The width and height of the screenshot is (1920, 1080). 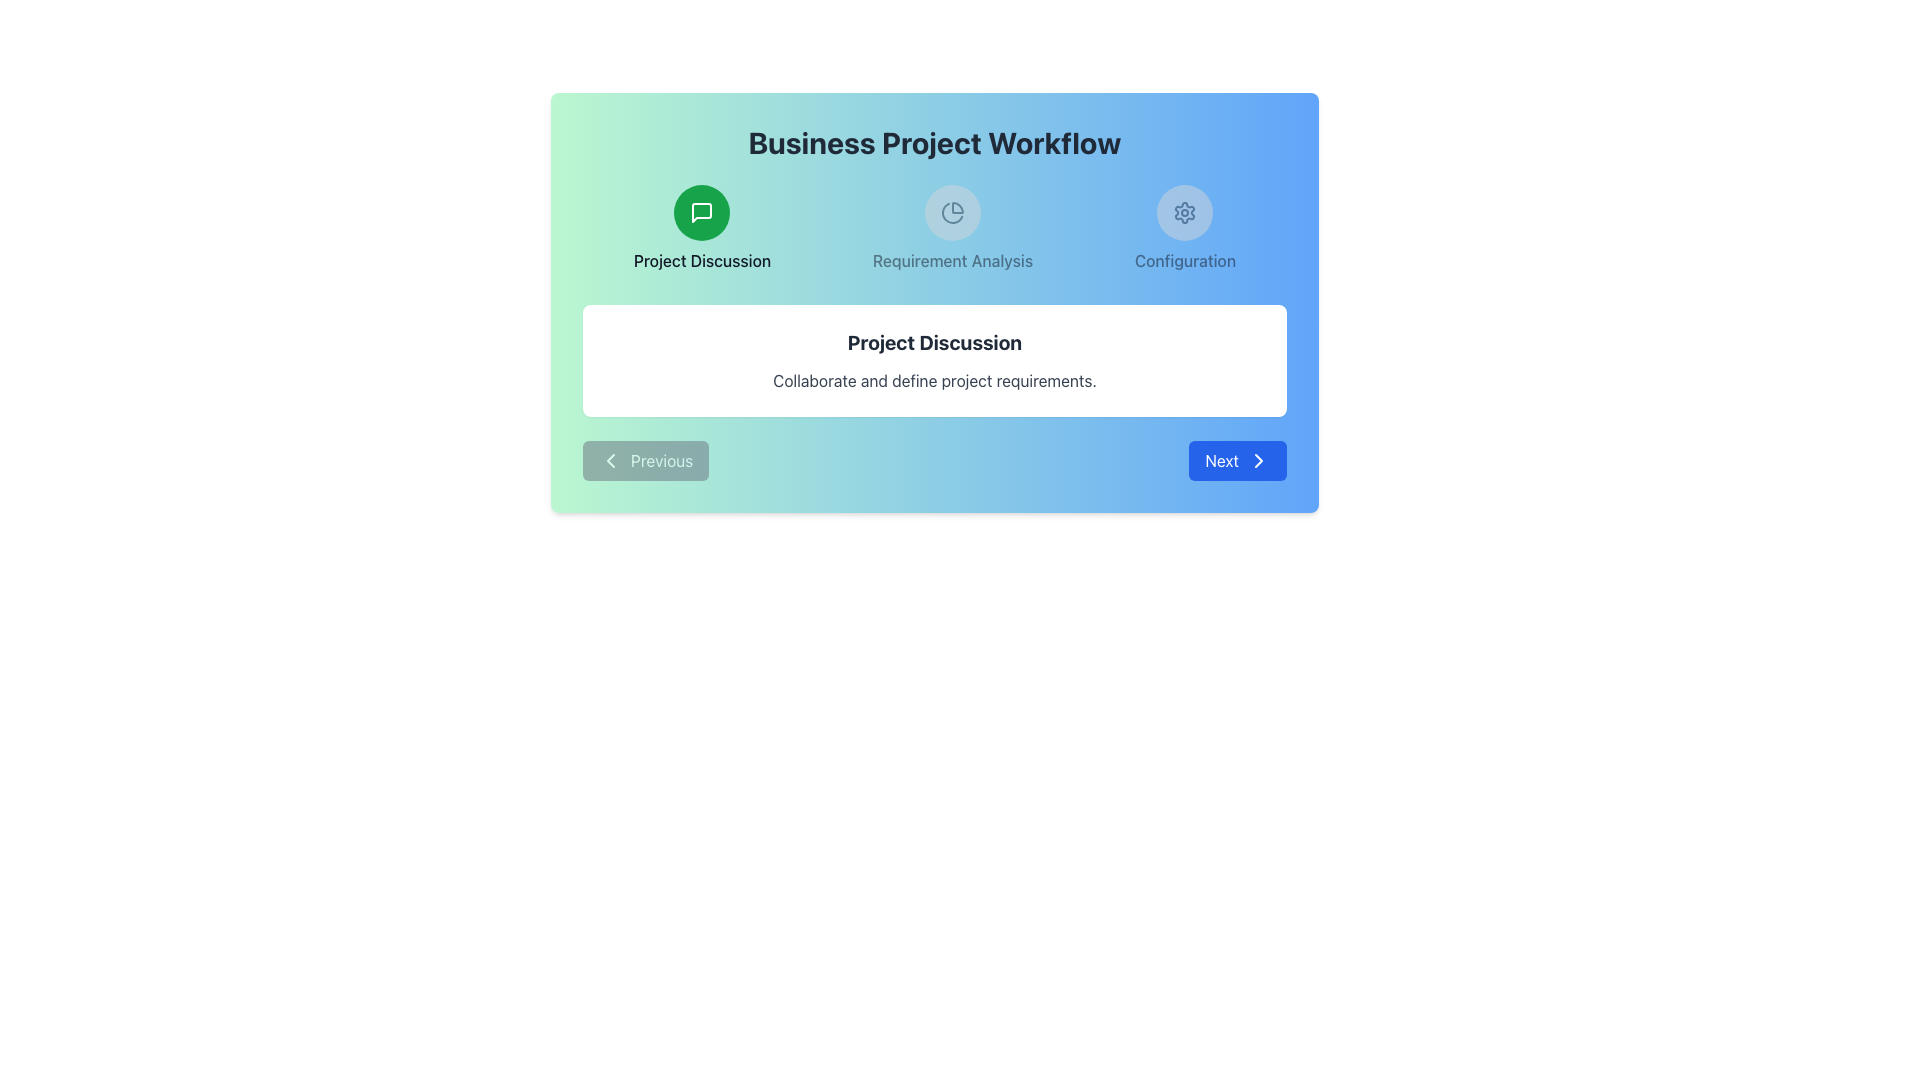 What do you see at coordinates (609, 461) in the screenshot?
I see `the visual indication of navigation by focusing on the left-chevron arrow icon within the 'Previous' button, which has a gray background and rounded corners` at bounding box center [609, 461].